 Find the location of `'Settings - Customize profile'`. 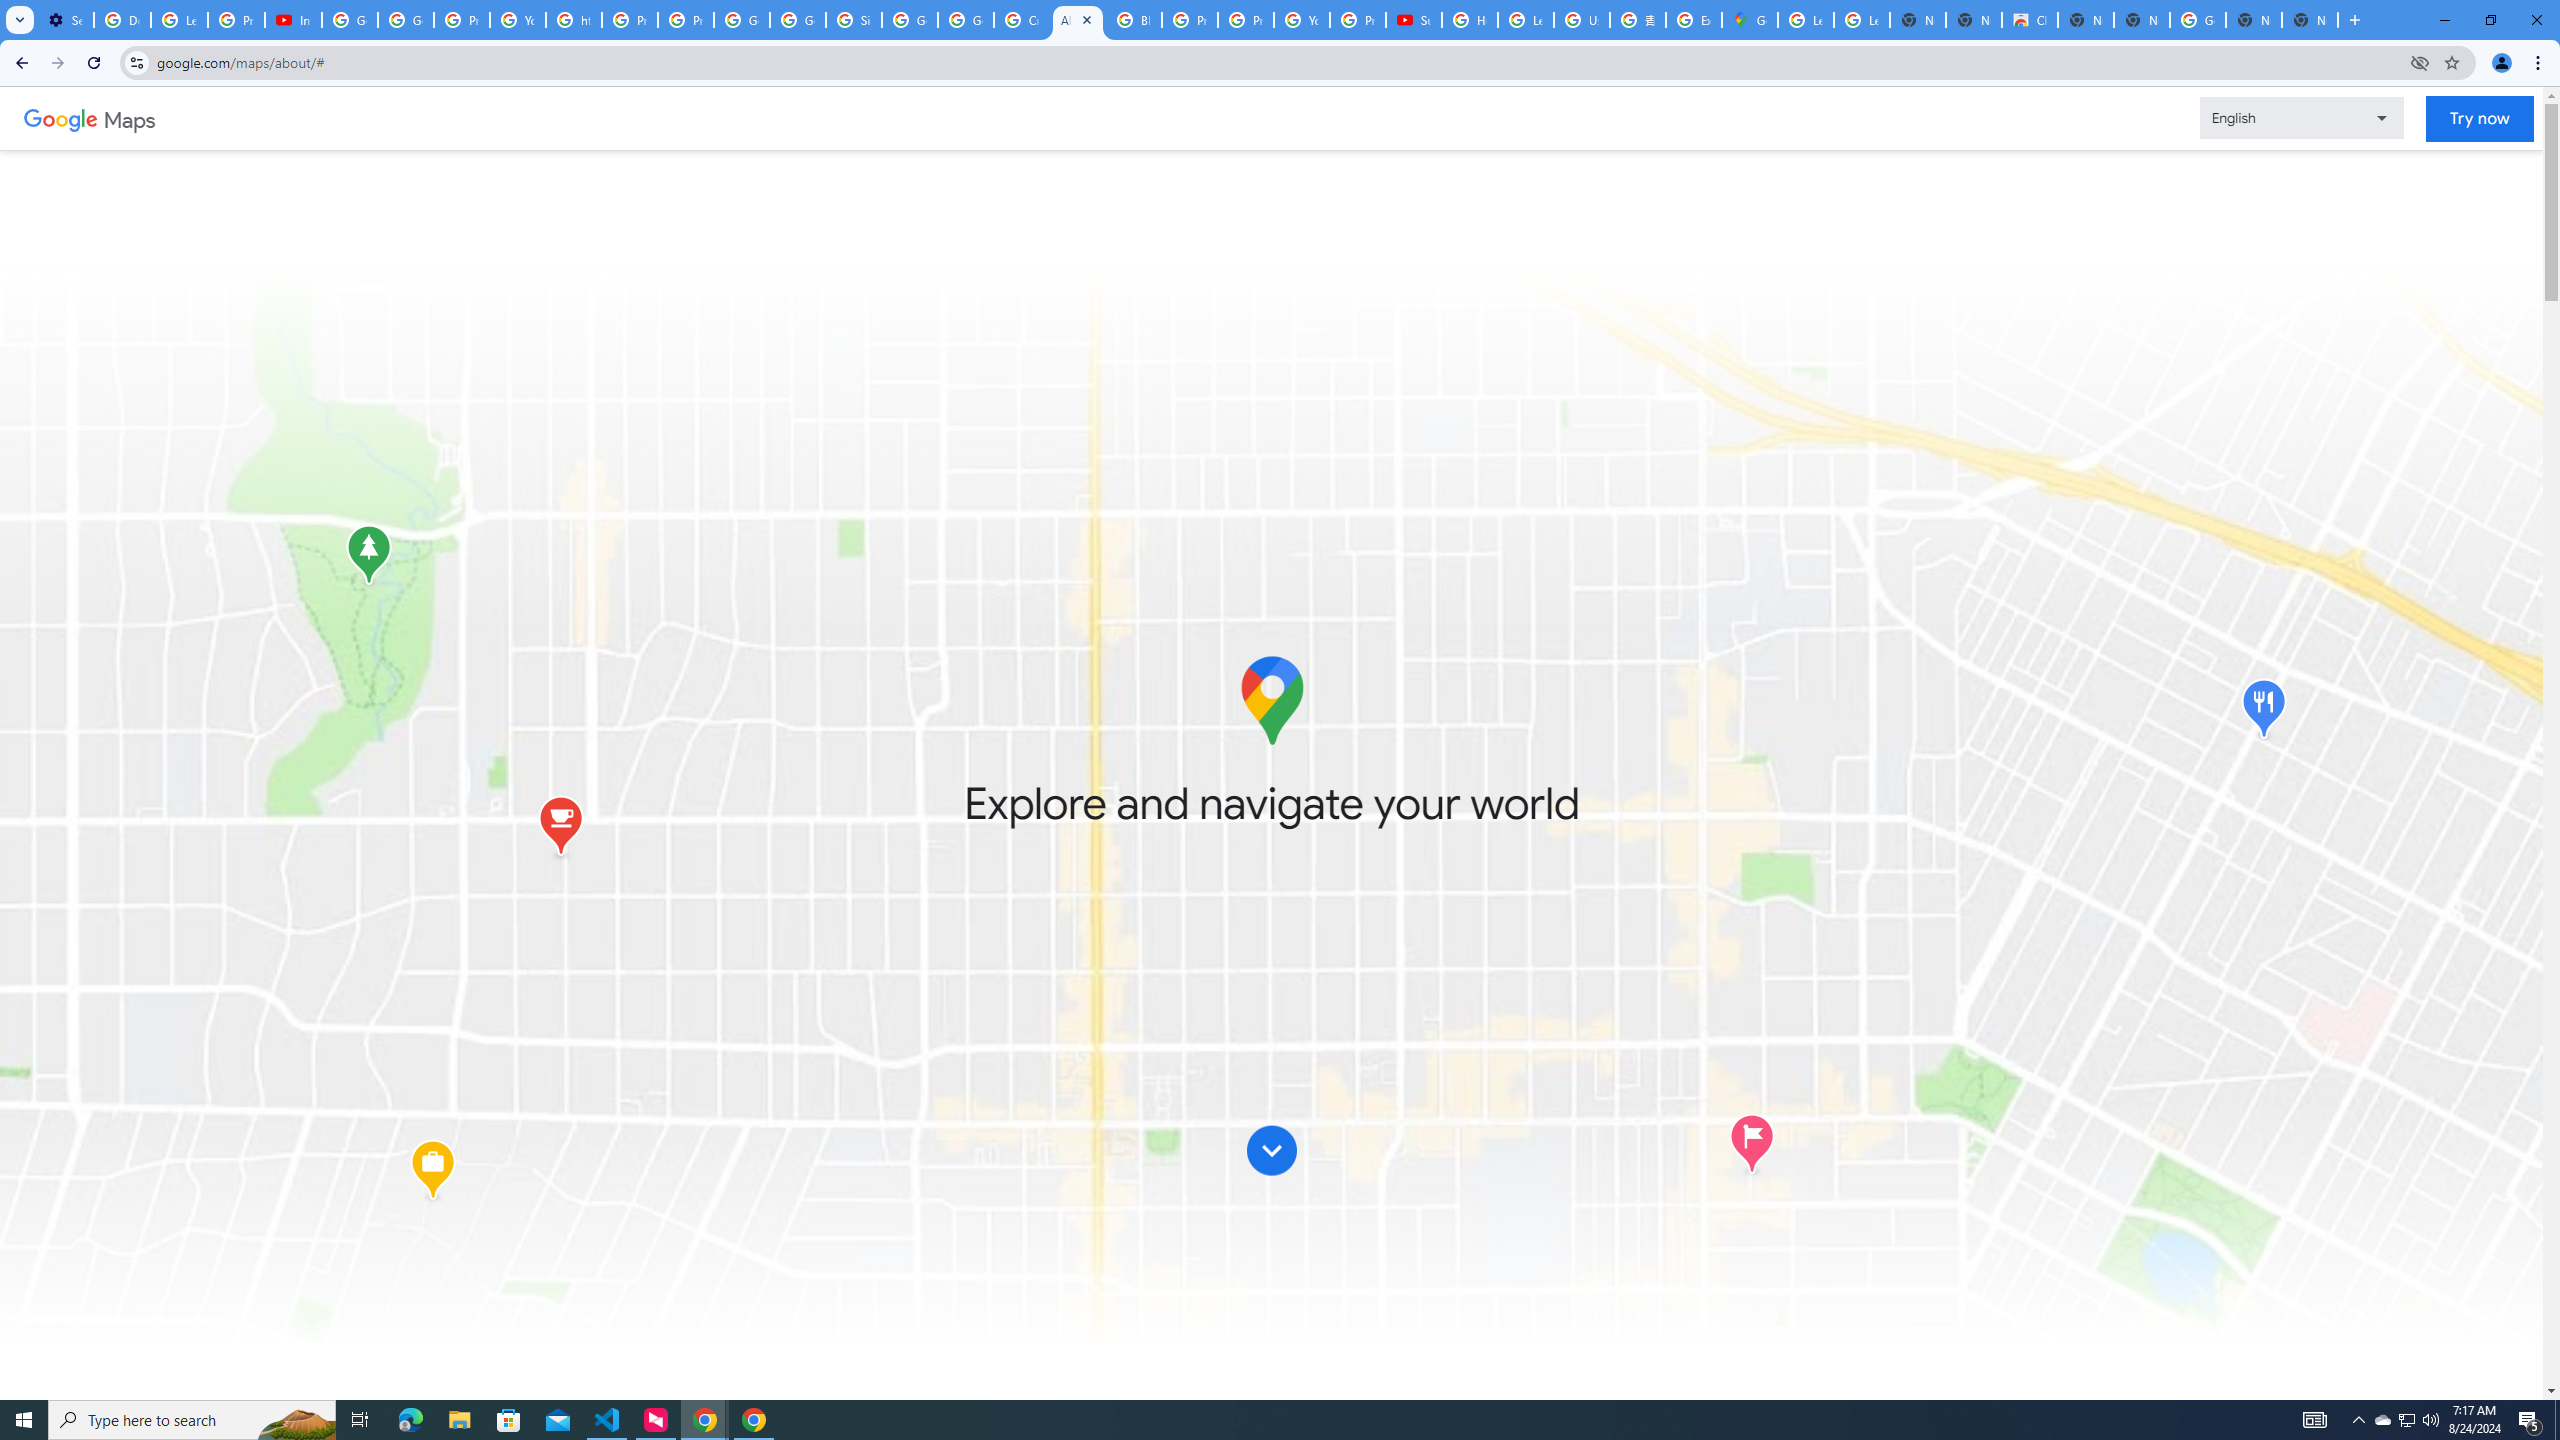

'Settings - Customize profile' is located at coordinates (65, 19).